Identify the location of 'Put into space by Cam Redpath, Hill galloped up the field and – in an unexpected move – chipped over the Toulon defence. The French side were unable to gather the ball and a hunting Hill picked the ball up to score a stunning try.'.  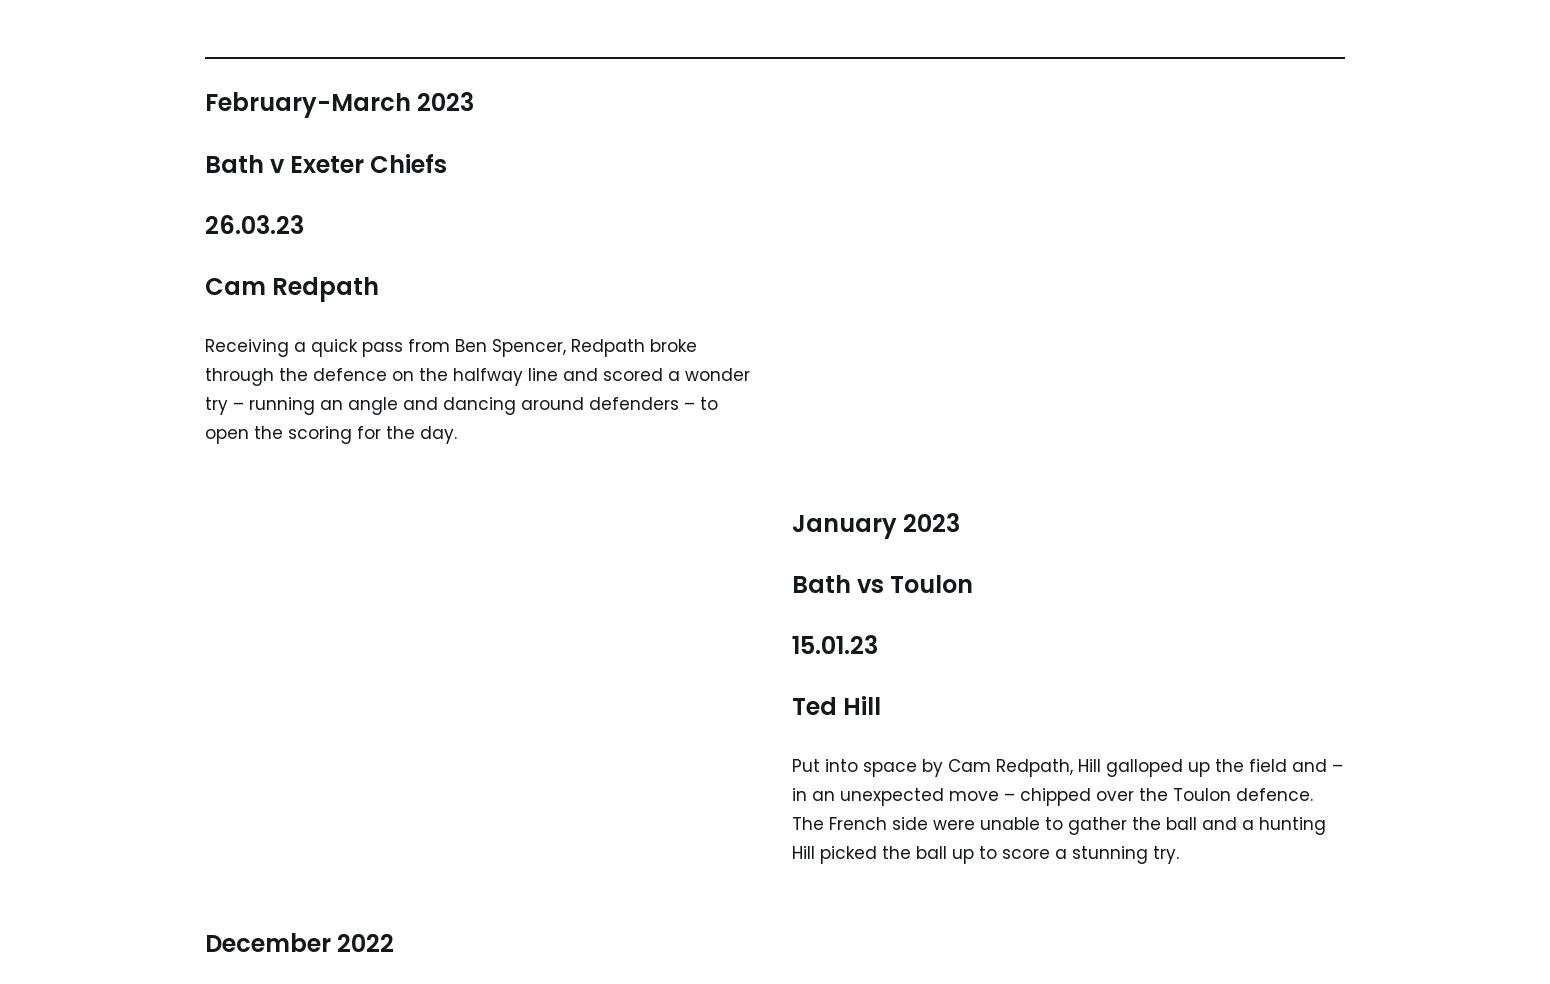
(791, 808).